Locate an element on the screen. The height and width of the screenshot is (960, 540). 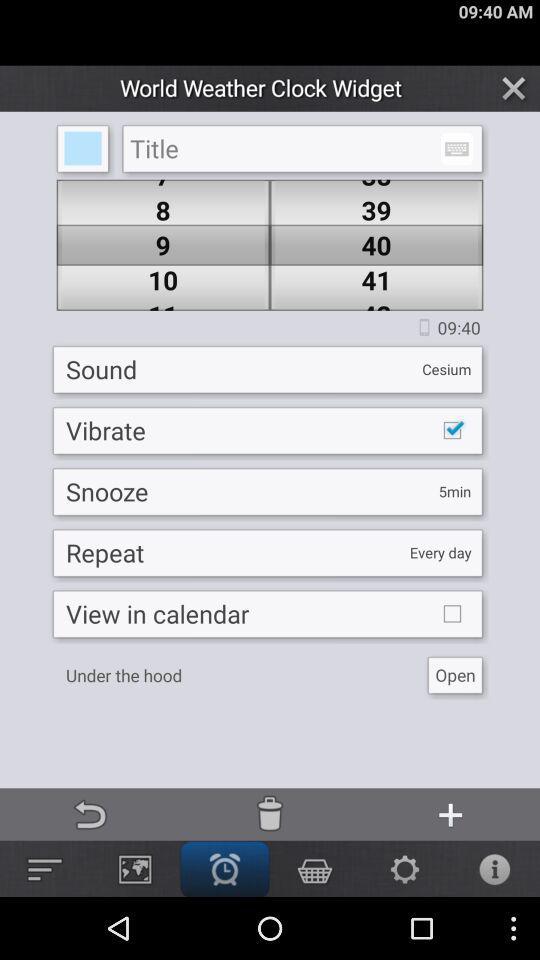
the date_range icon is located at coordinates (456, 158).